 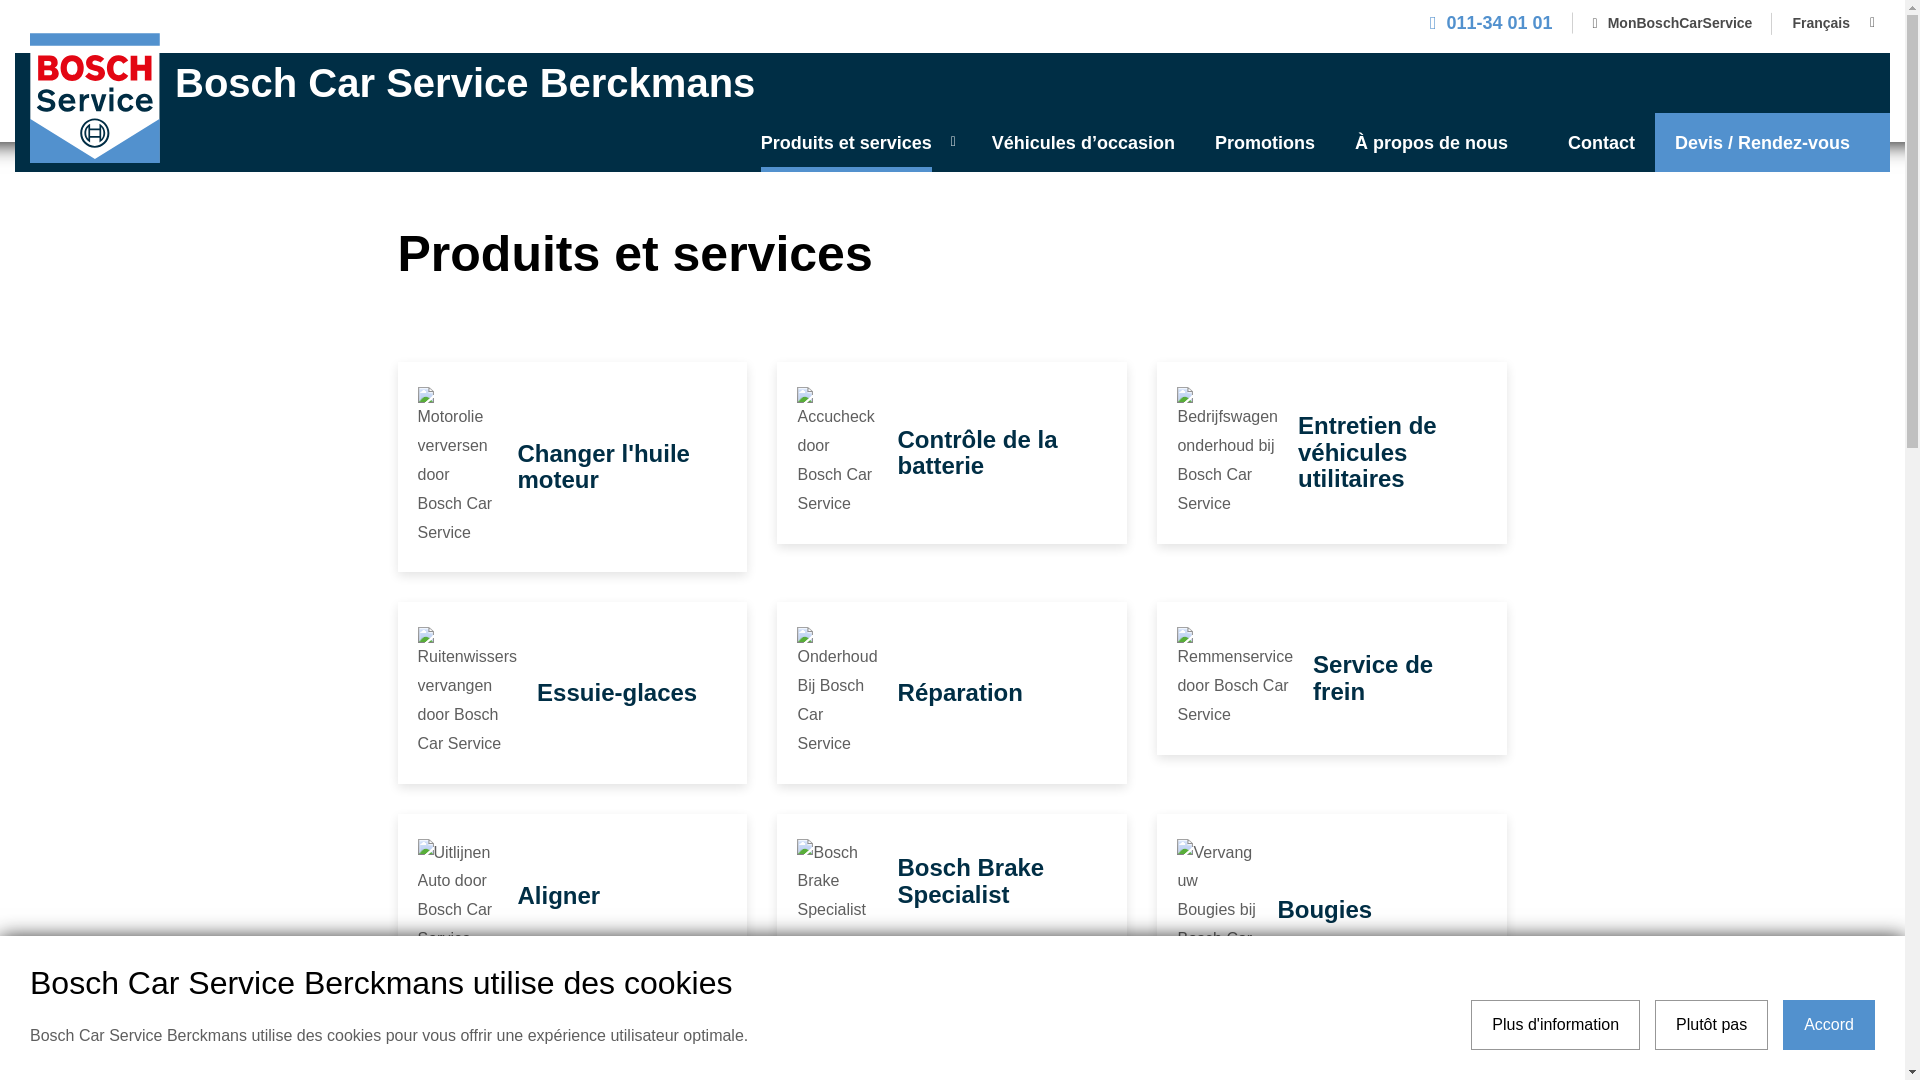 I want to click on 'Service de frein', so click(x=1313, y=676).